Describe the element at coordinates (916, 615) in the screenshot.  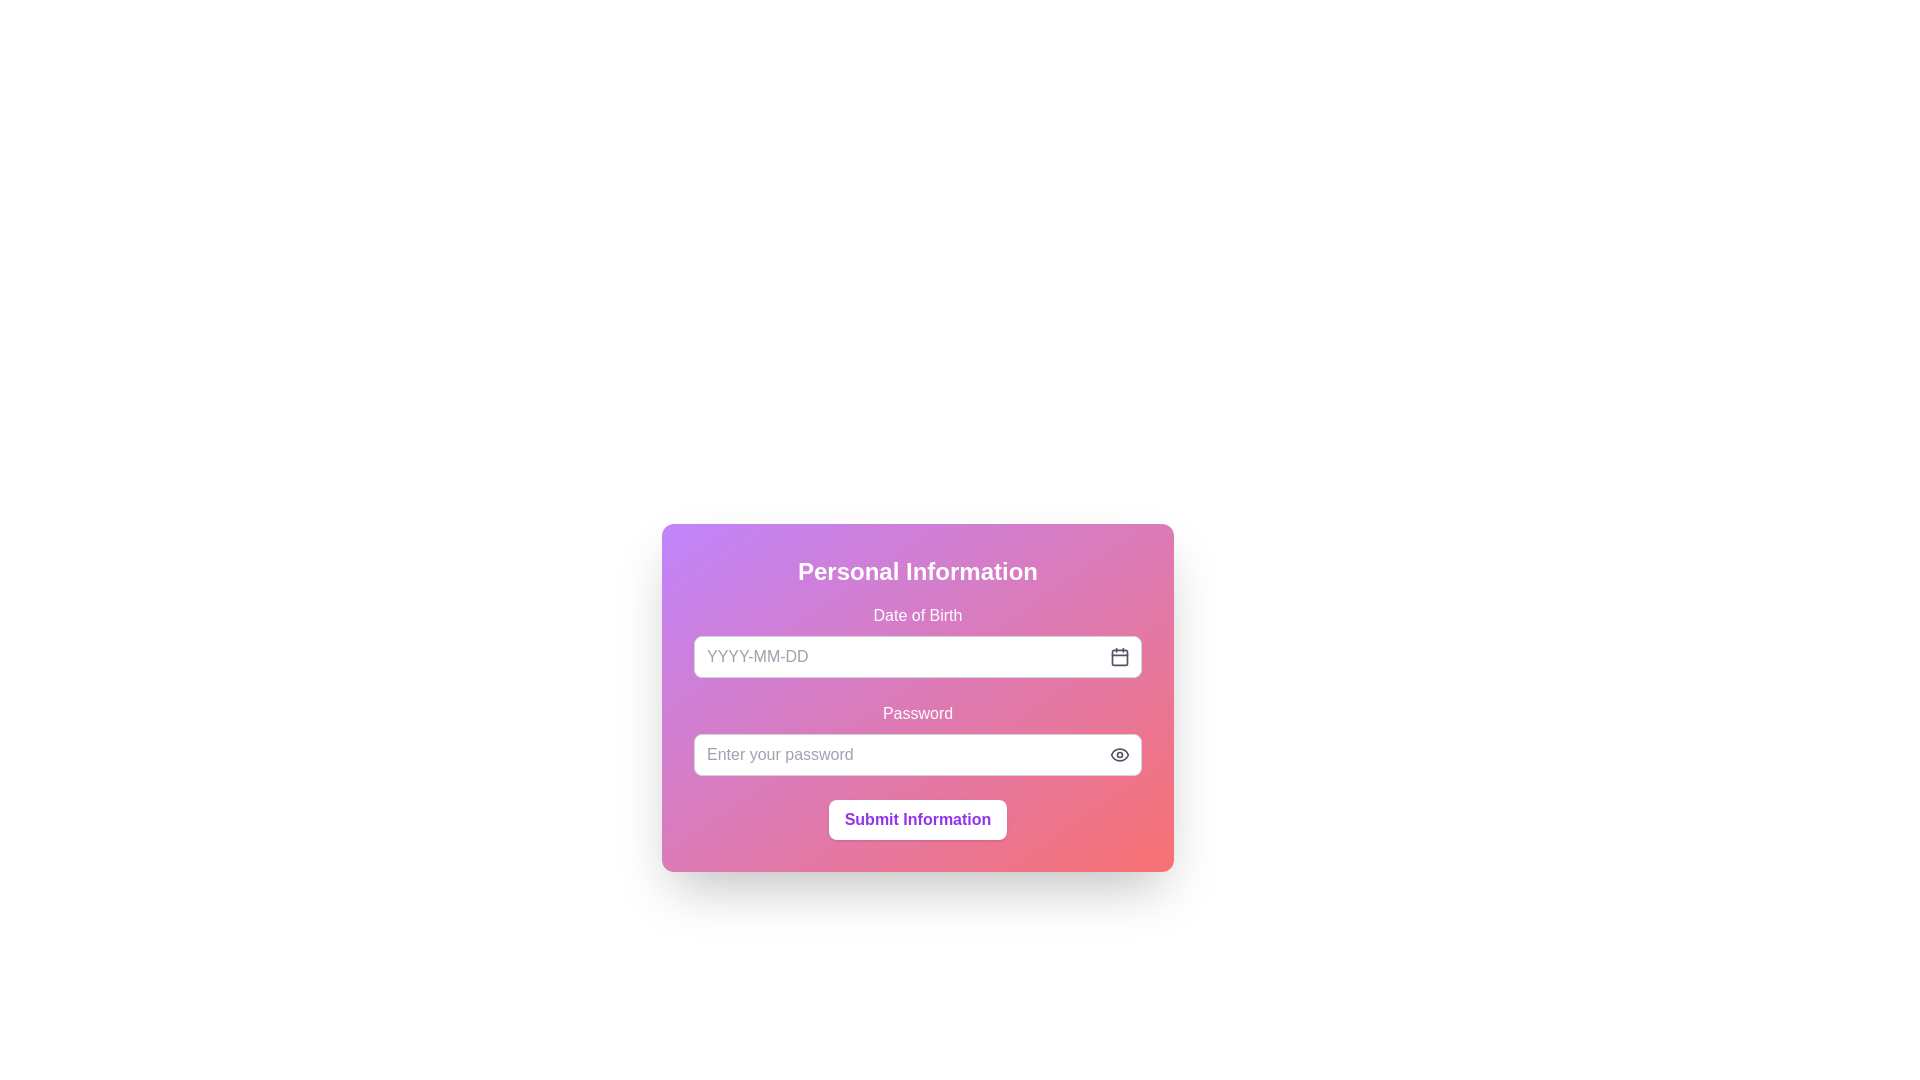
I see `the text label displaying 'Date of Birth', which is styled with a medium-sized font and white text color, positioned above the Date of Birth input field` at that location.